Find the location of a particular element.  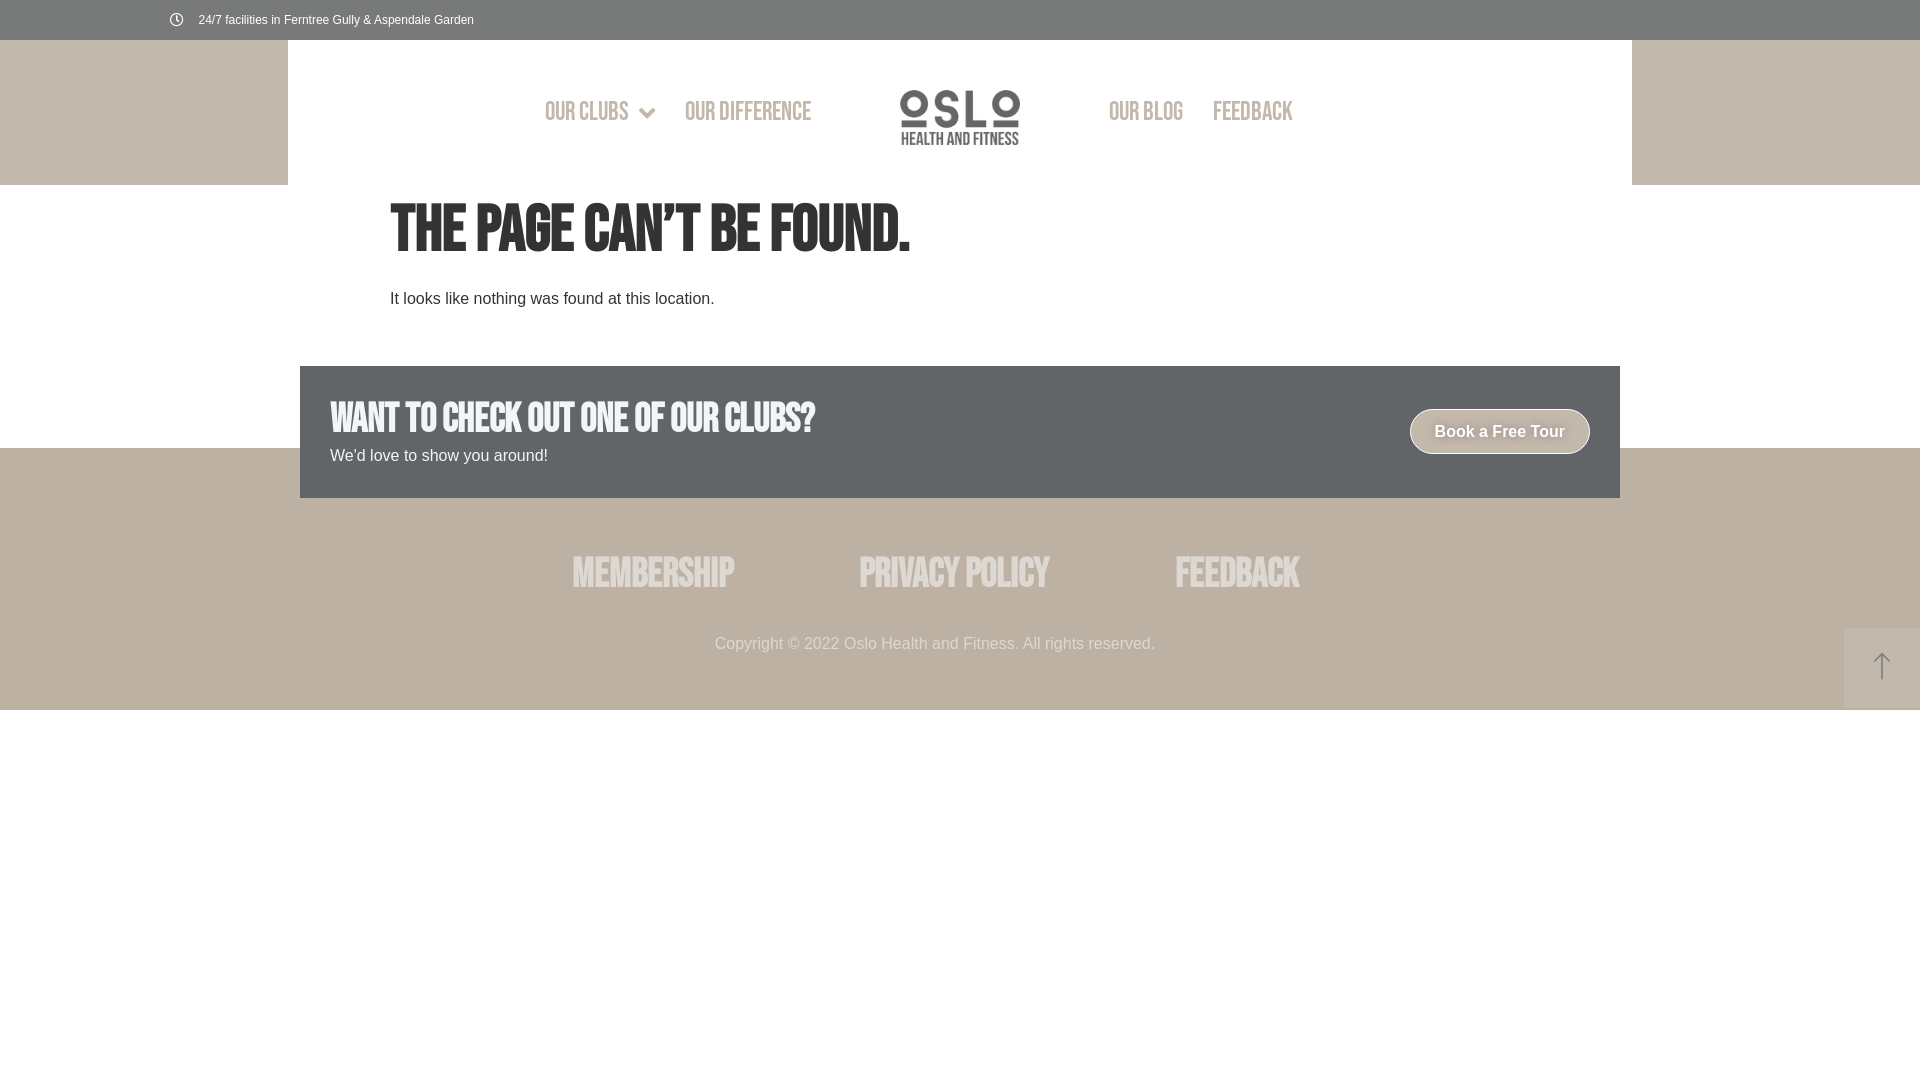

'Membership' is located at coordinates (651, 574).